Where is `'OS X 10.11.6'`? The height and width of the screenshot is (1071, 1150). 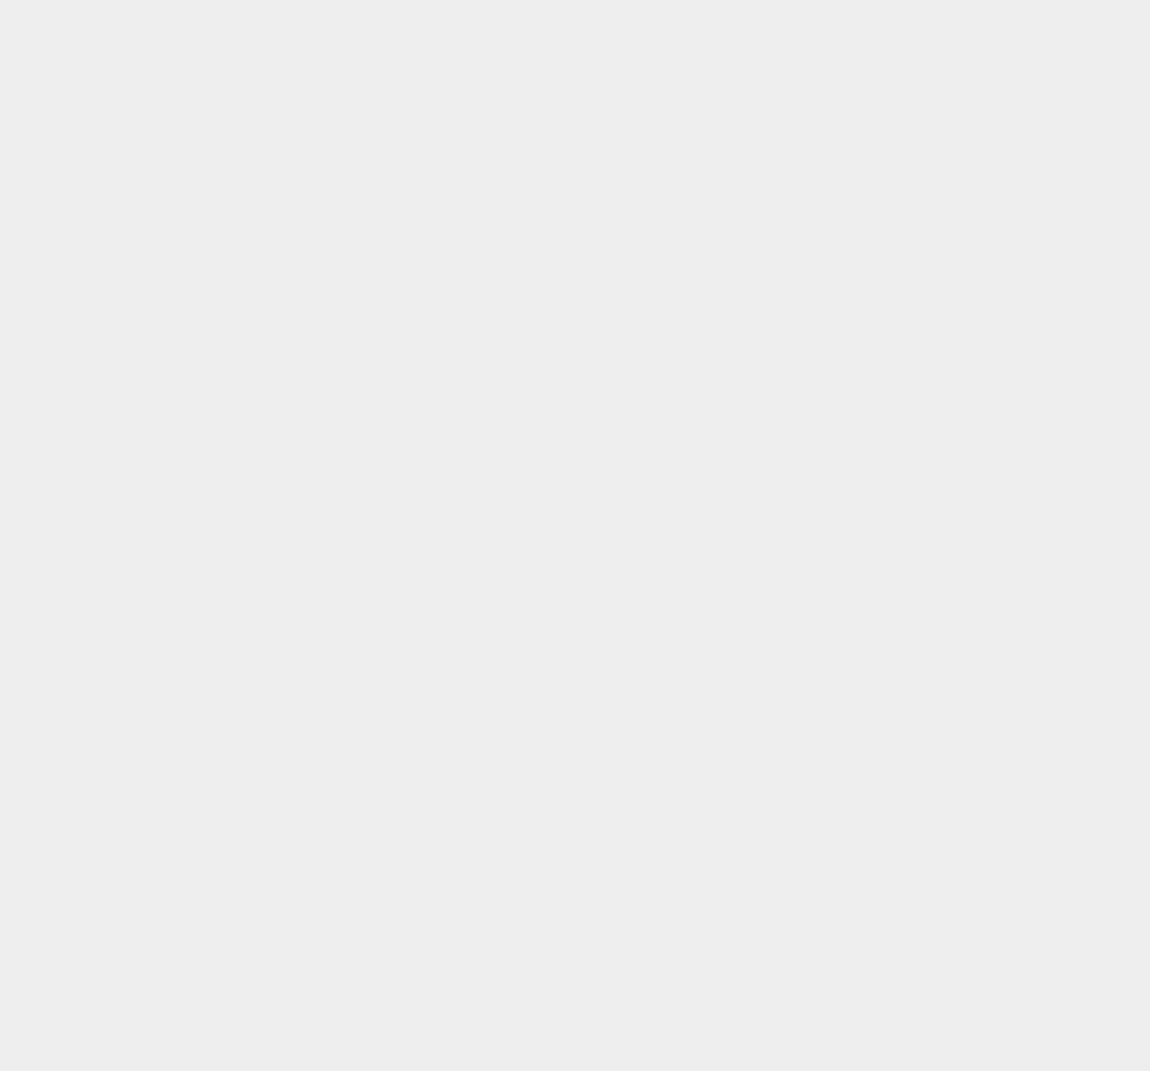 'OS X 10.11.6' is located at coordinates (852, 715).